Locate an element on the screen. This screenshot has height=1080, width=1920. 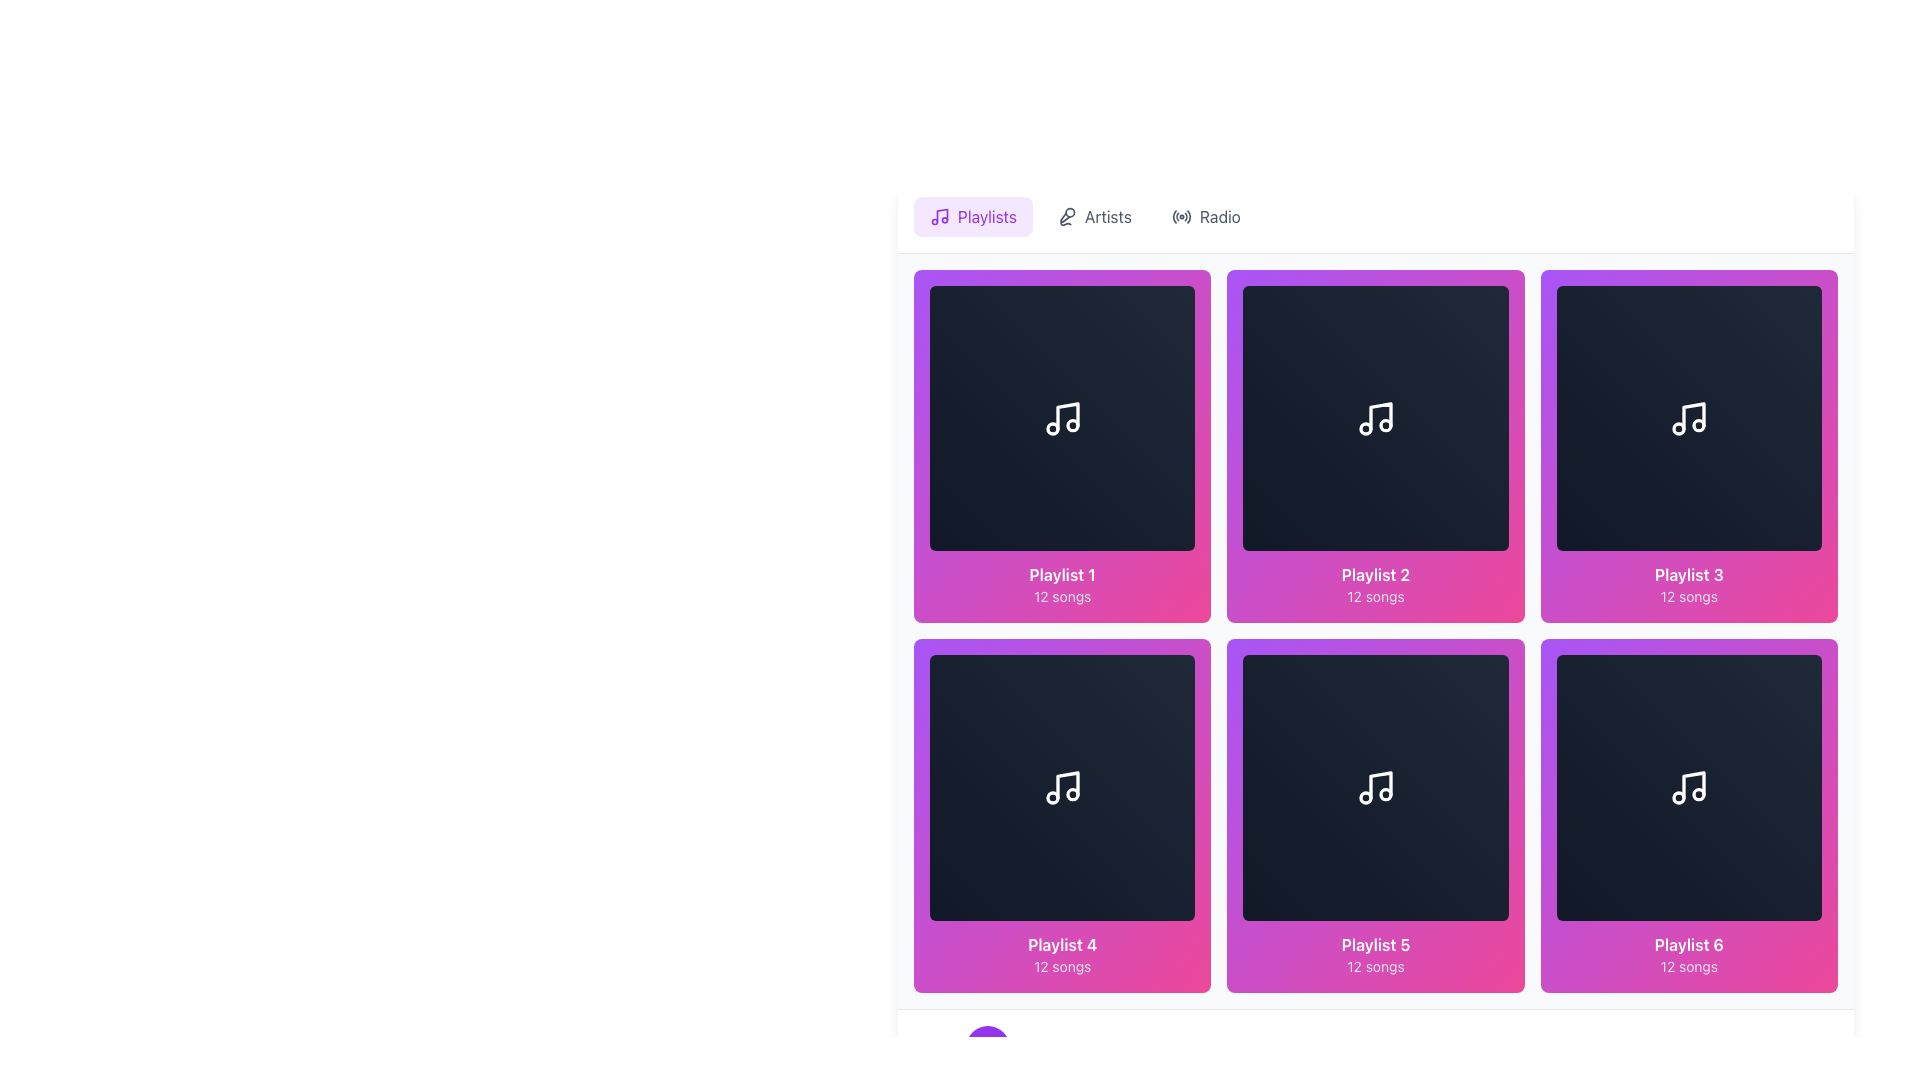
the Decorative icon resembling a music note located at the center of the fifth playlist card in a grid layout of six cards is located at coordinates (1380, 784).